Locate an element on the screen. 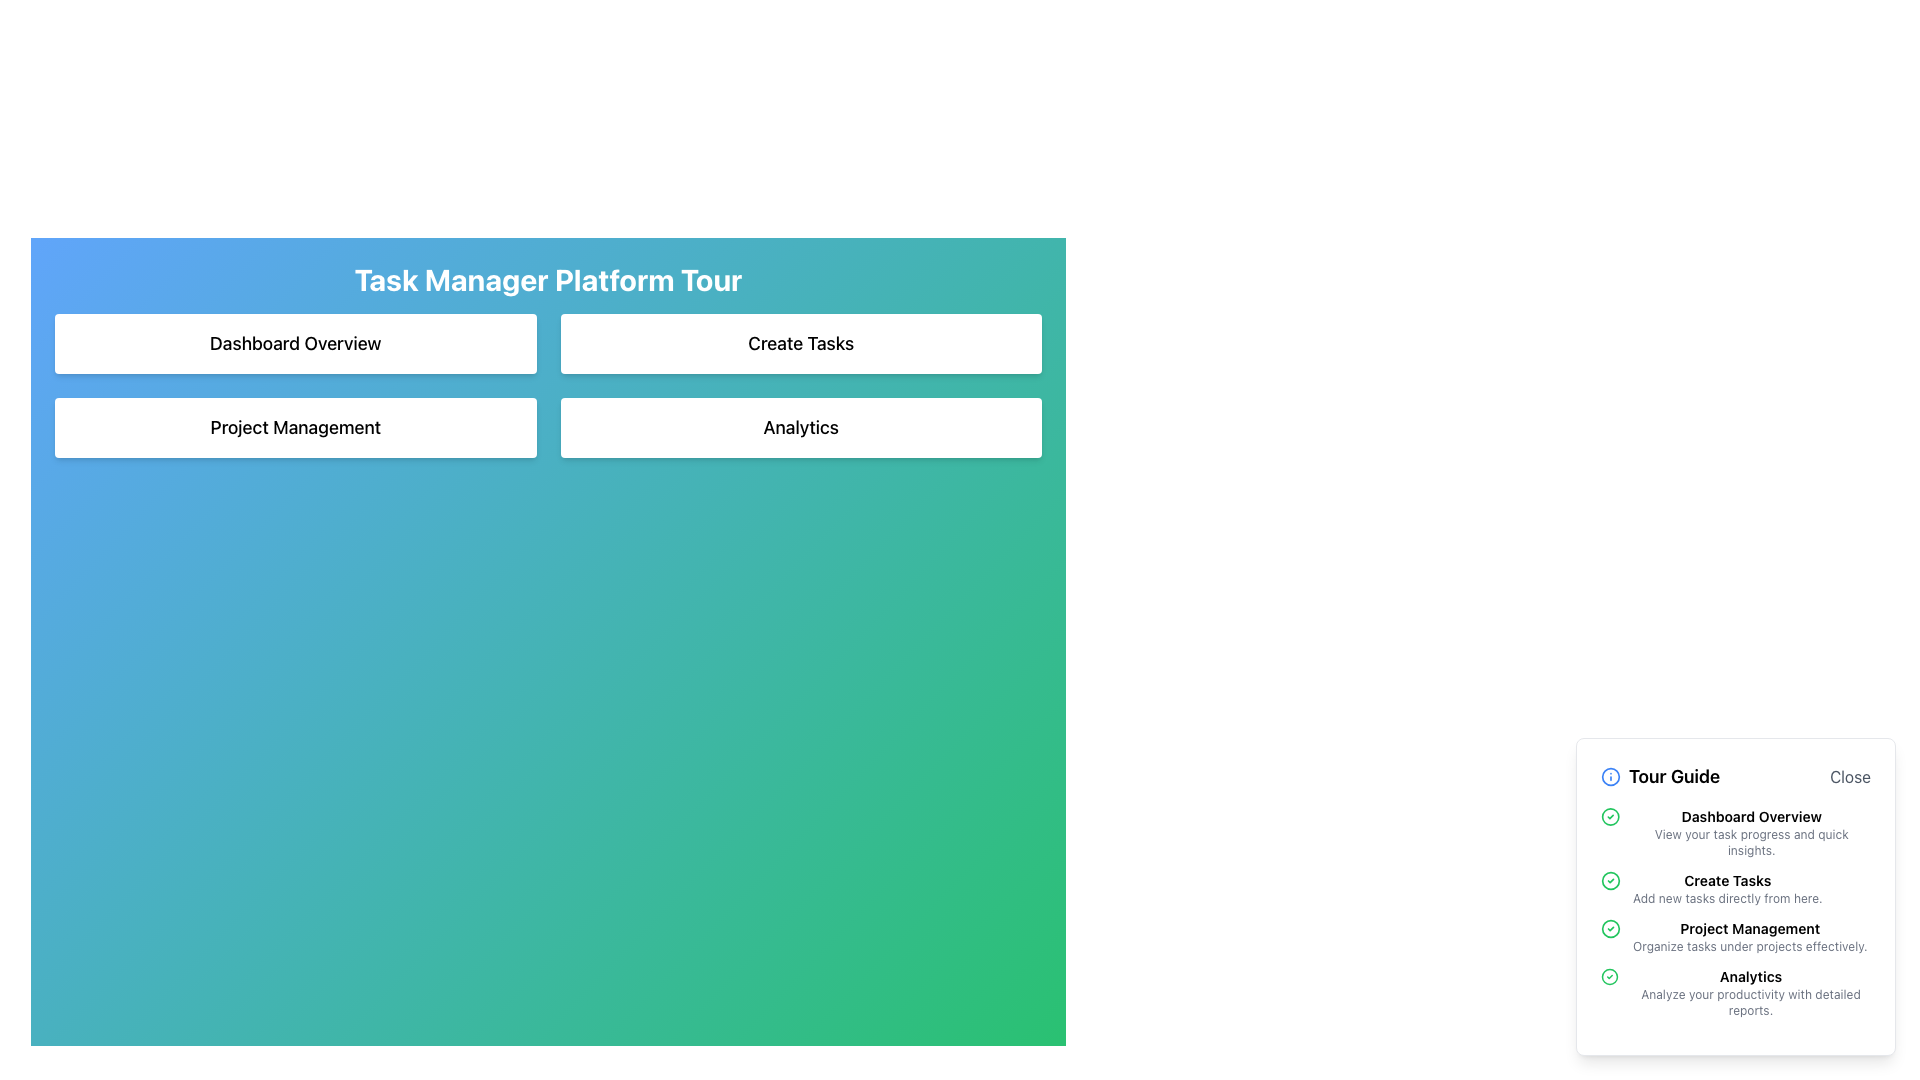 This screenshot has width=1920, height=1080. the 'Project Management' text element in the tour guide panel that displays 'Organize tasks under projects effectively.' is located at coordinates (1749, 937).